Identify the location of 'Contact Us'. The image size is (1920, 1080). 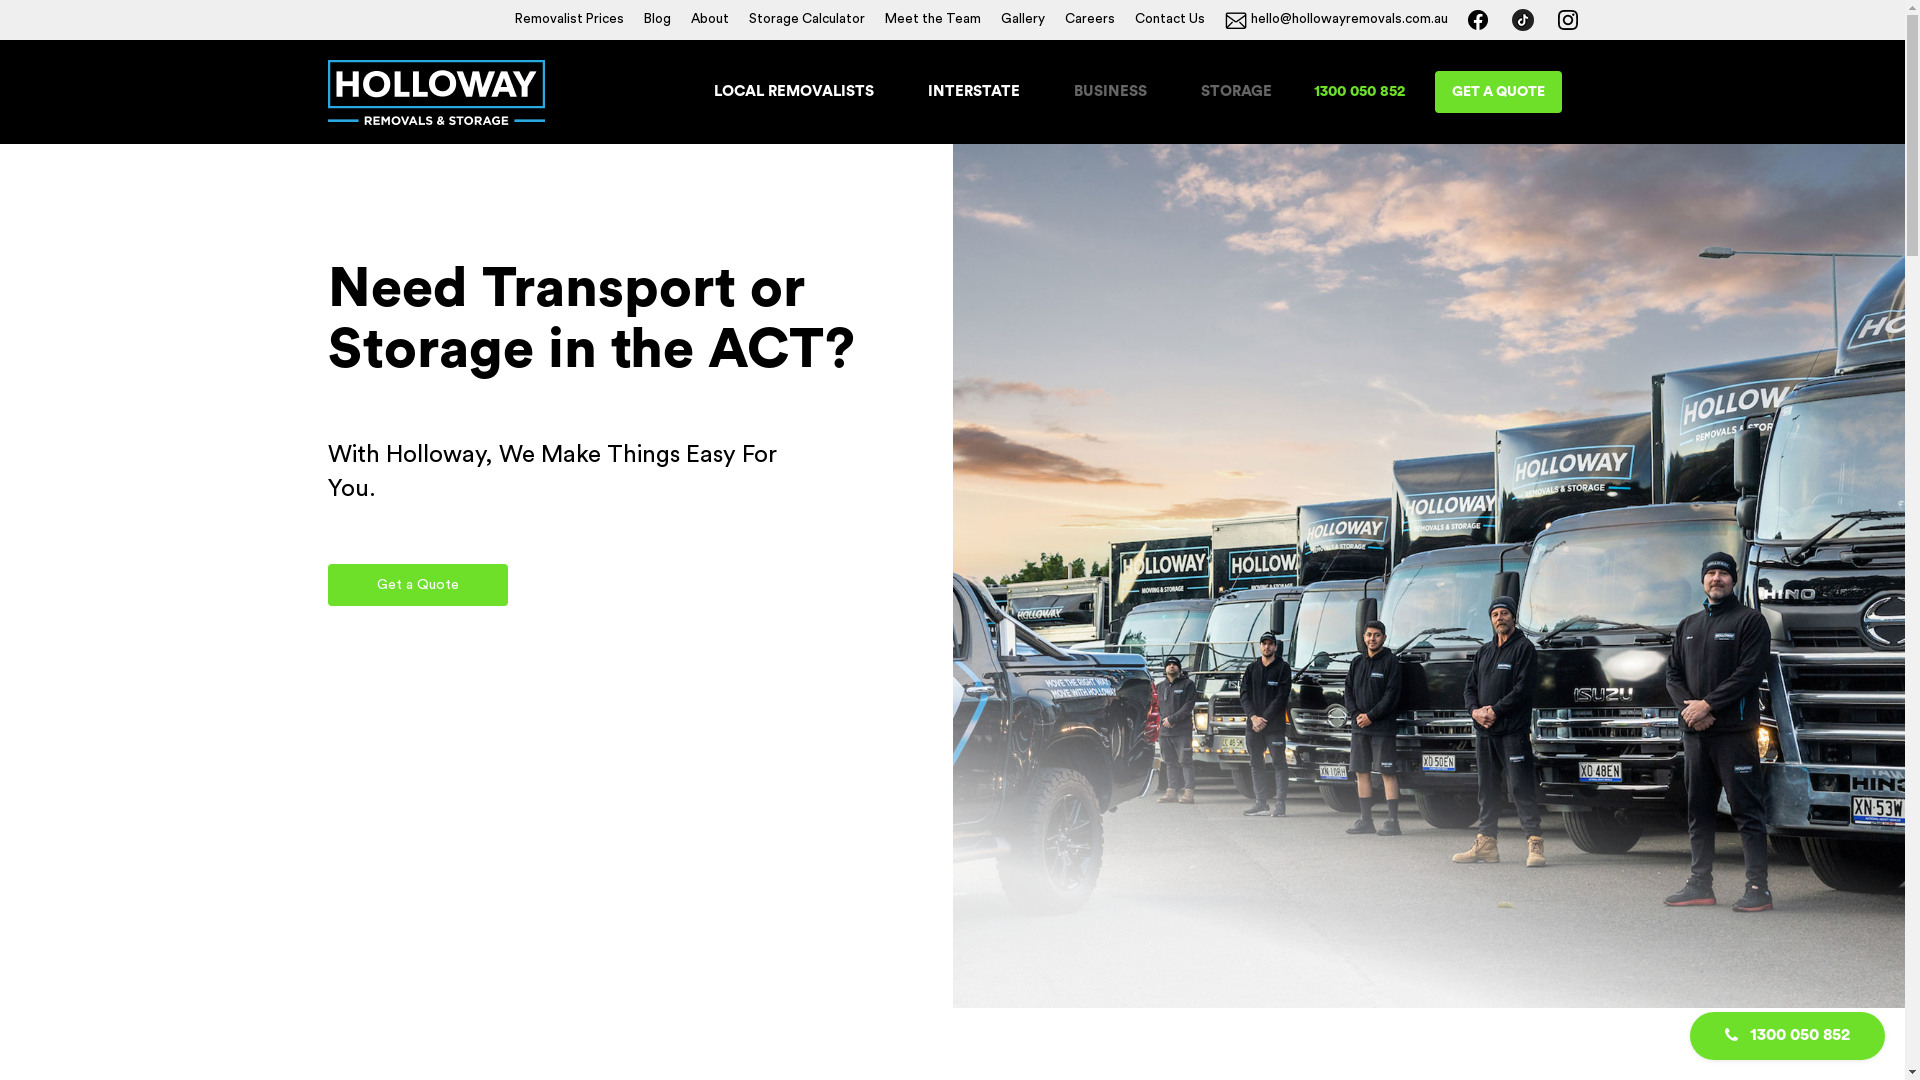
(1169, 19).